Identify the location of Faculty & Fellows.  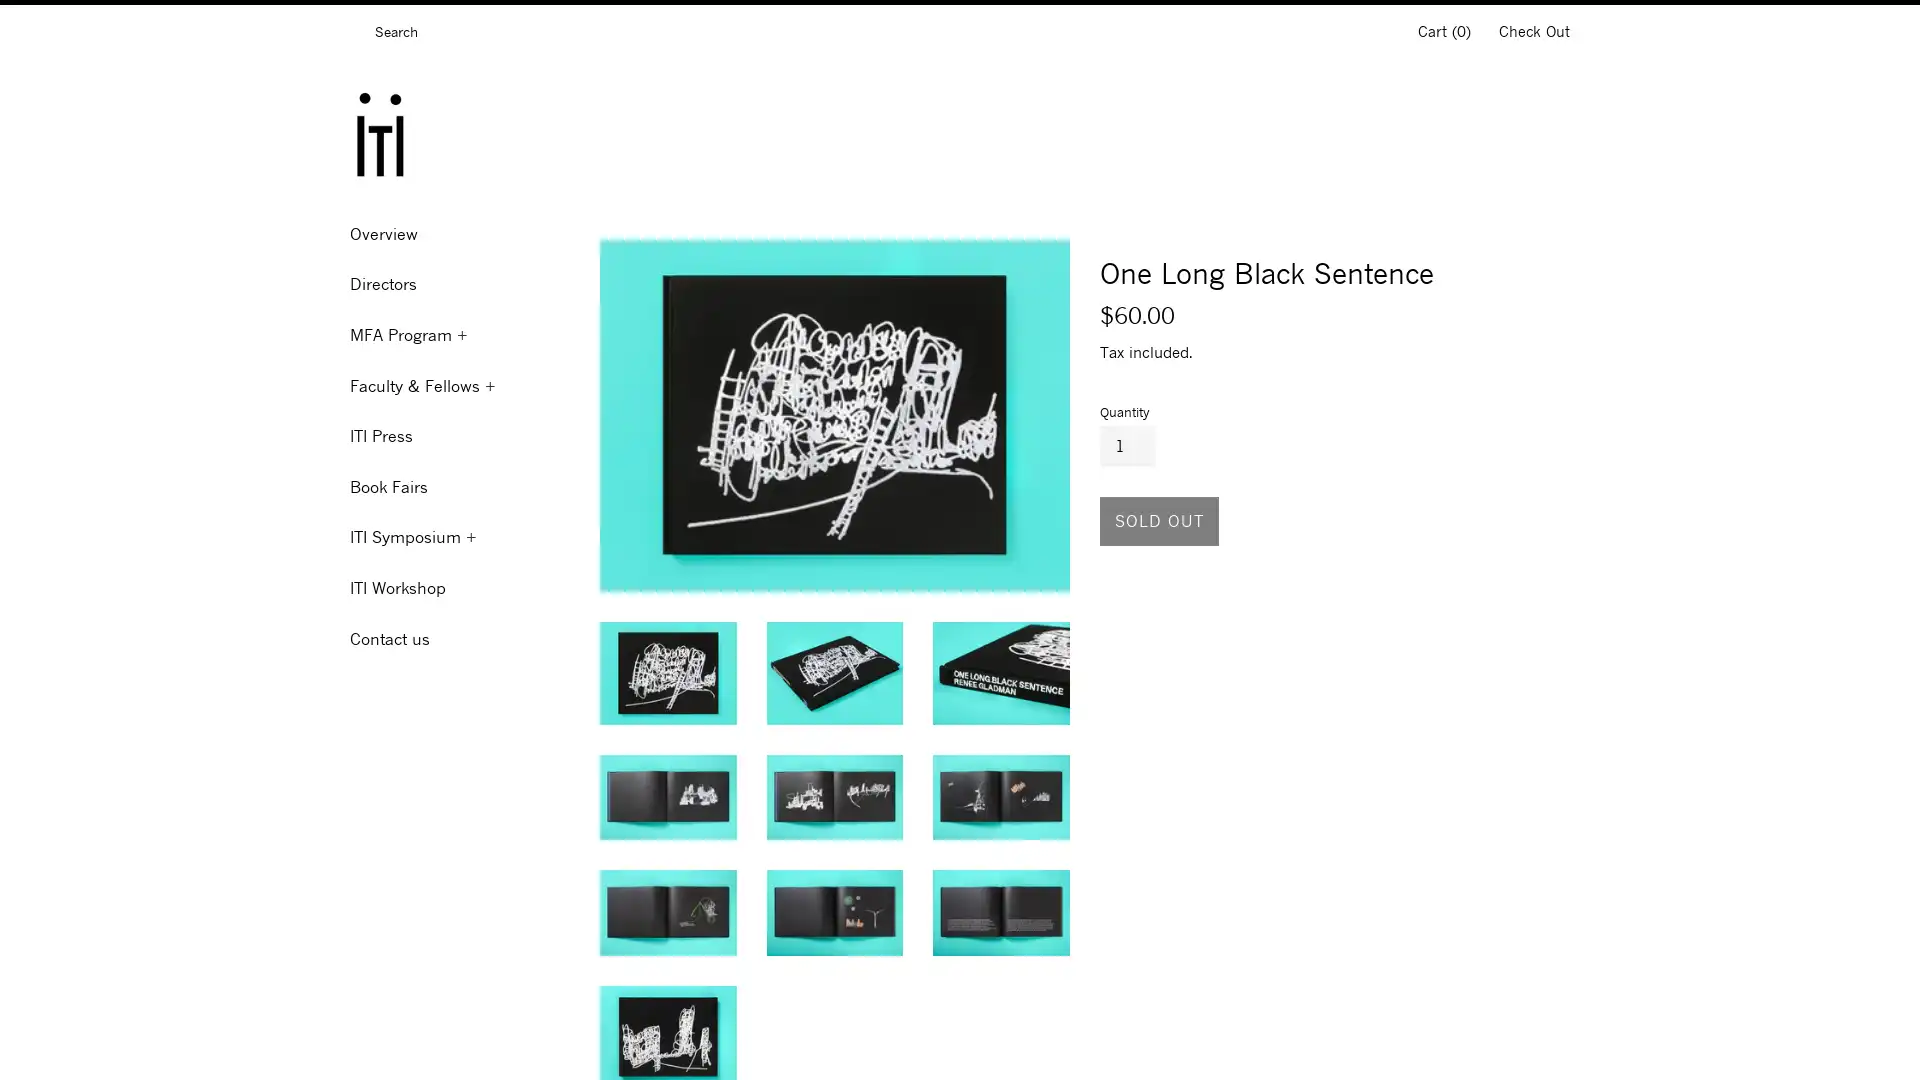
(459, 385).